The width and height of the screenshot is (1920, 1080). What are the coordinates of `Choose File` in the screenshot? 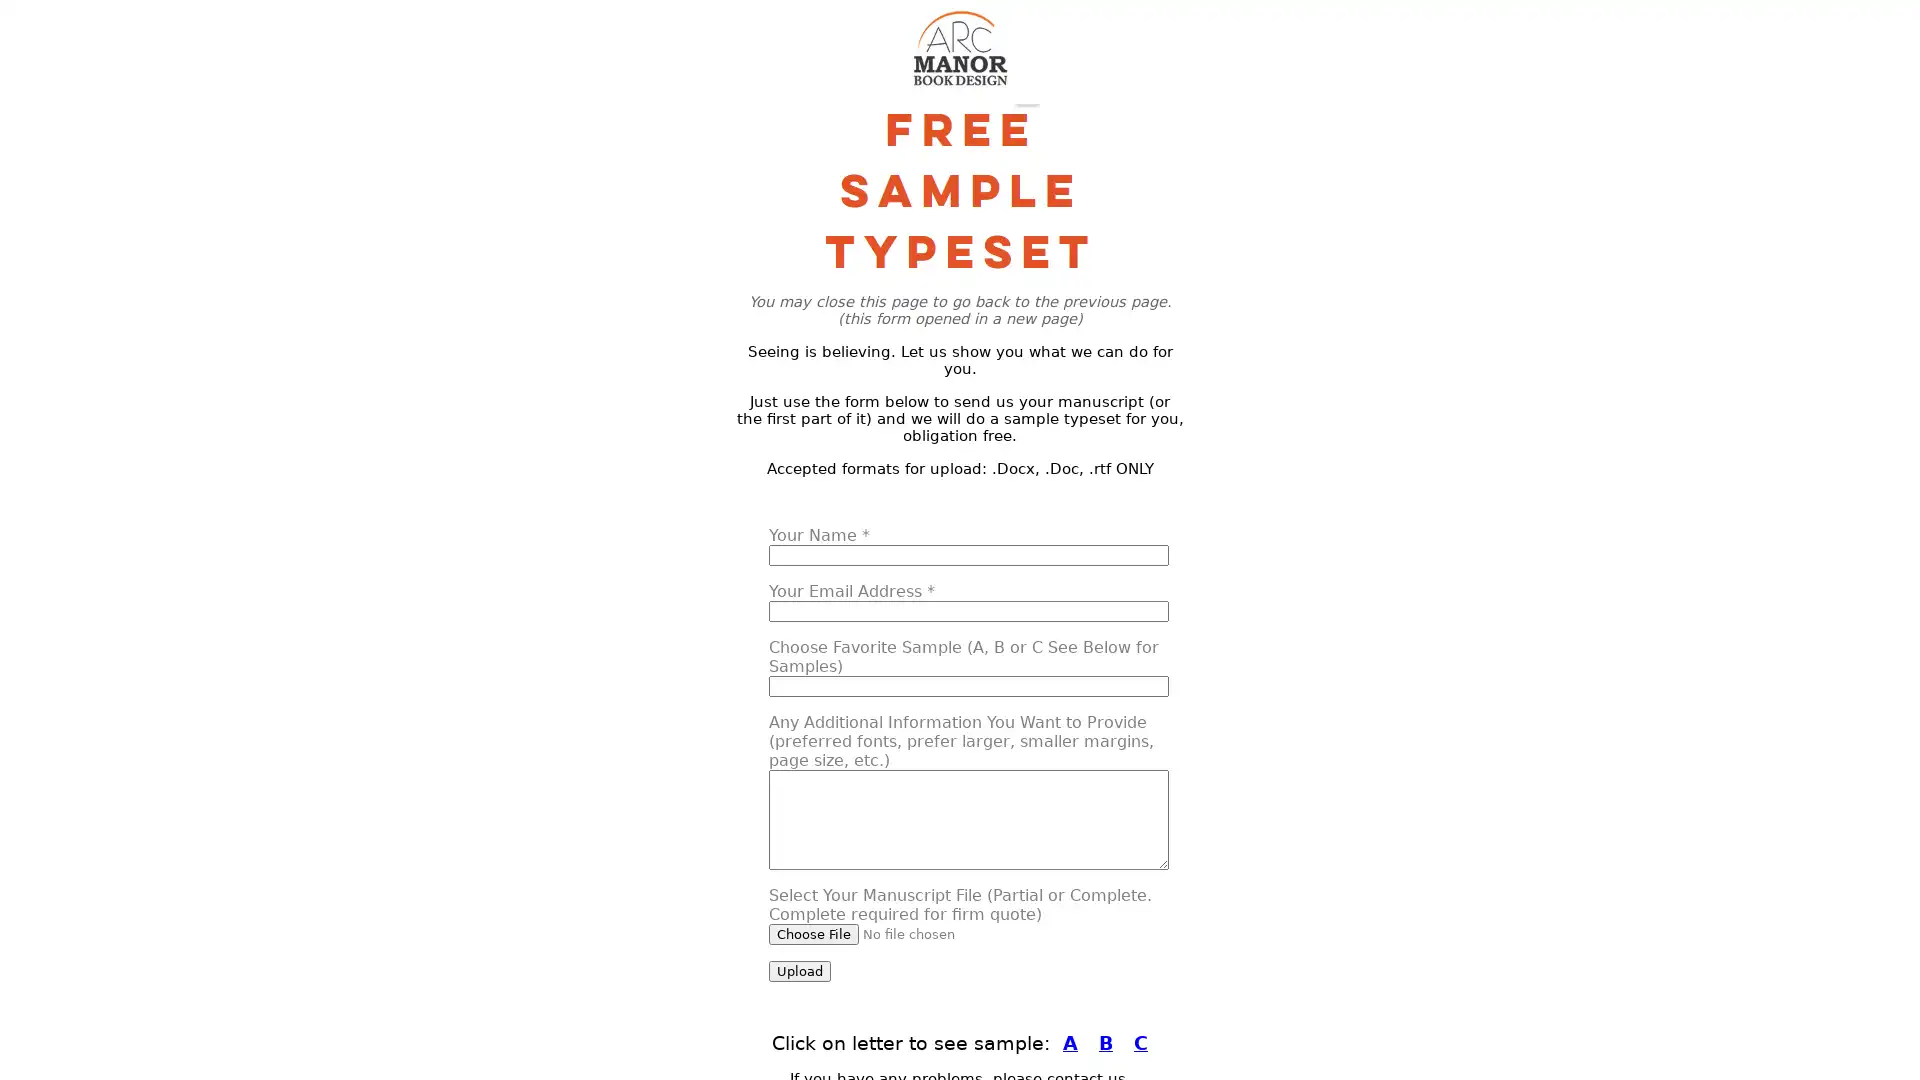 It's located at (814, 934).